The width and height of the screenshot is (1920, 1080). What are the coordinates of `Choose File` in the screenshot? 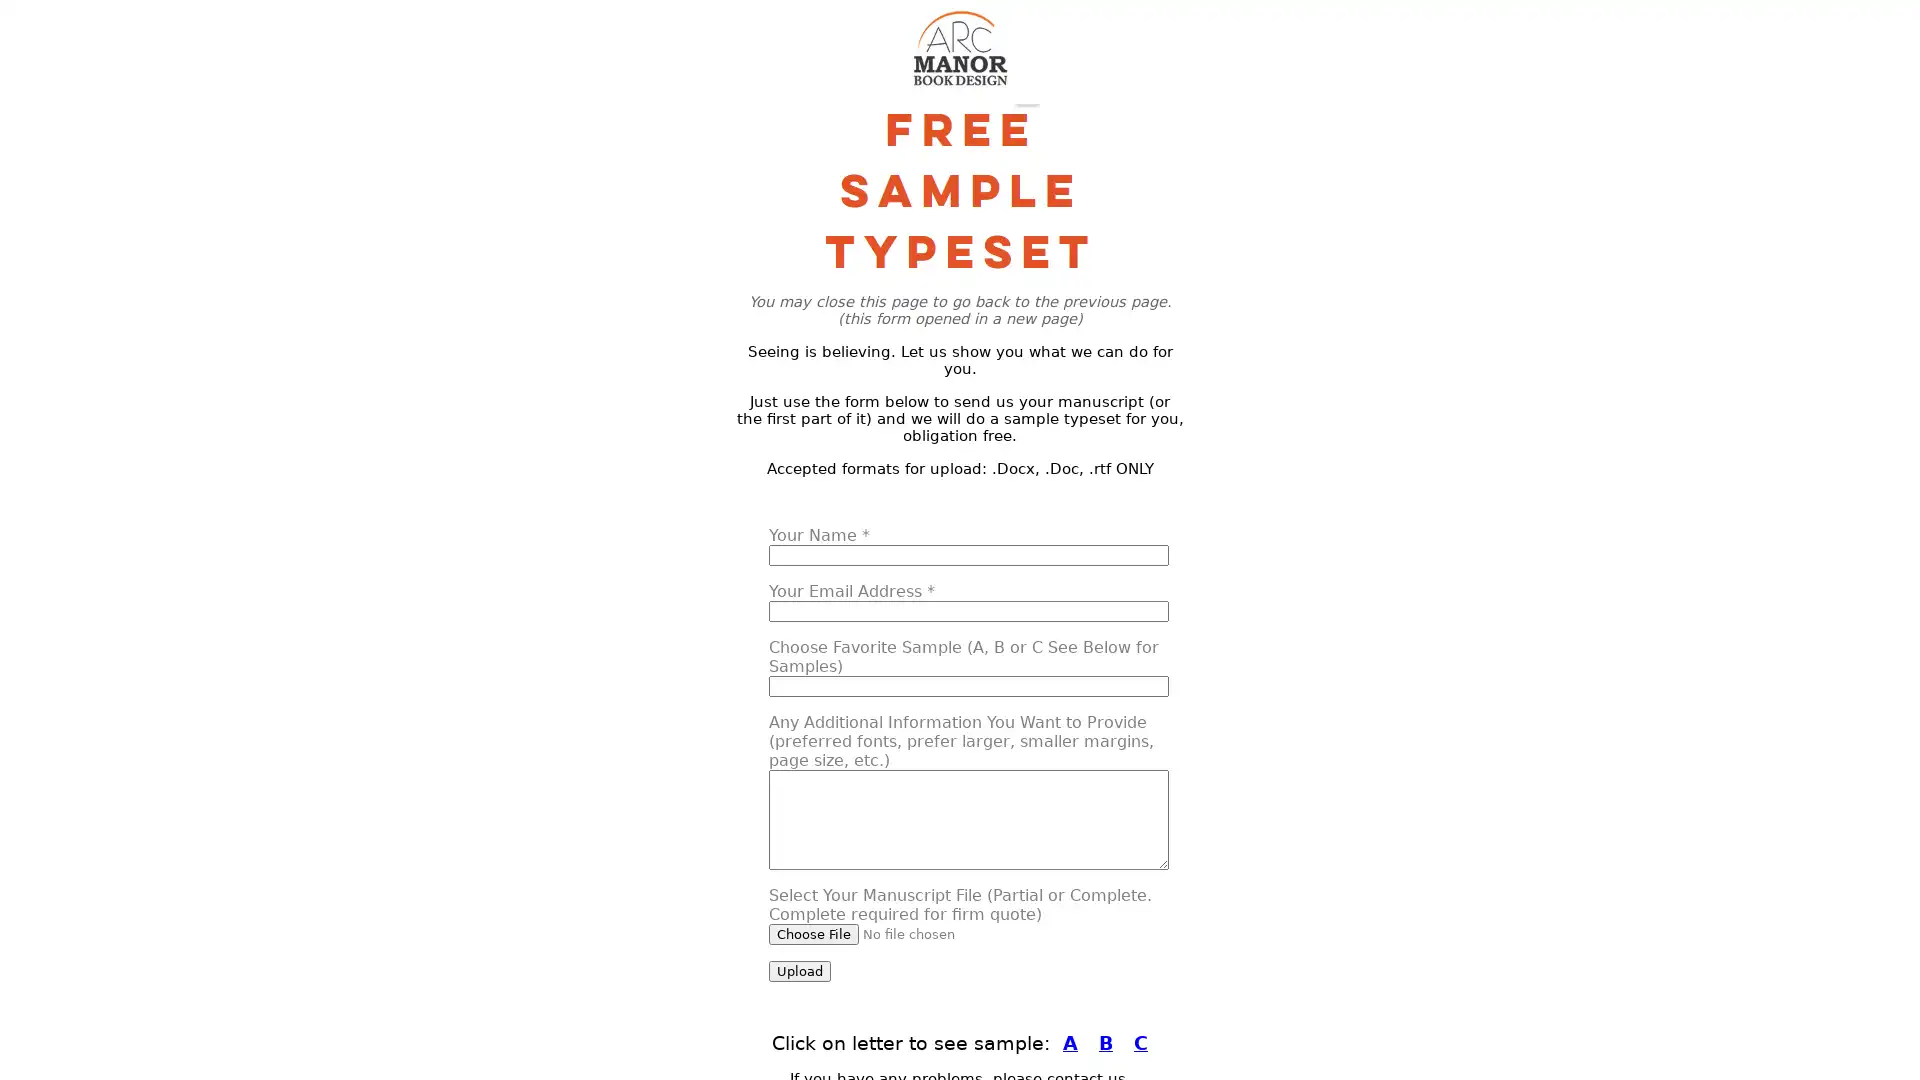 It's located at (814, 934).